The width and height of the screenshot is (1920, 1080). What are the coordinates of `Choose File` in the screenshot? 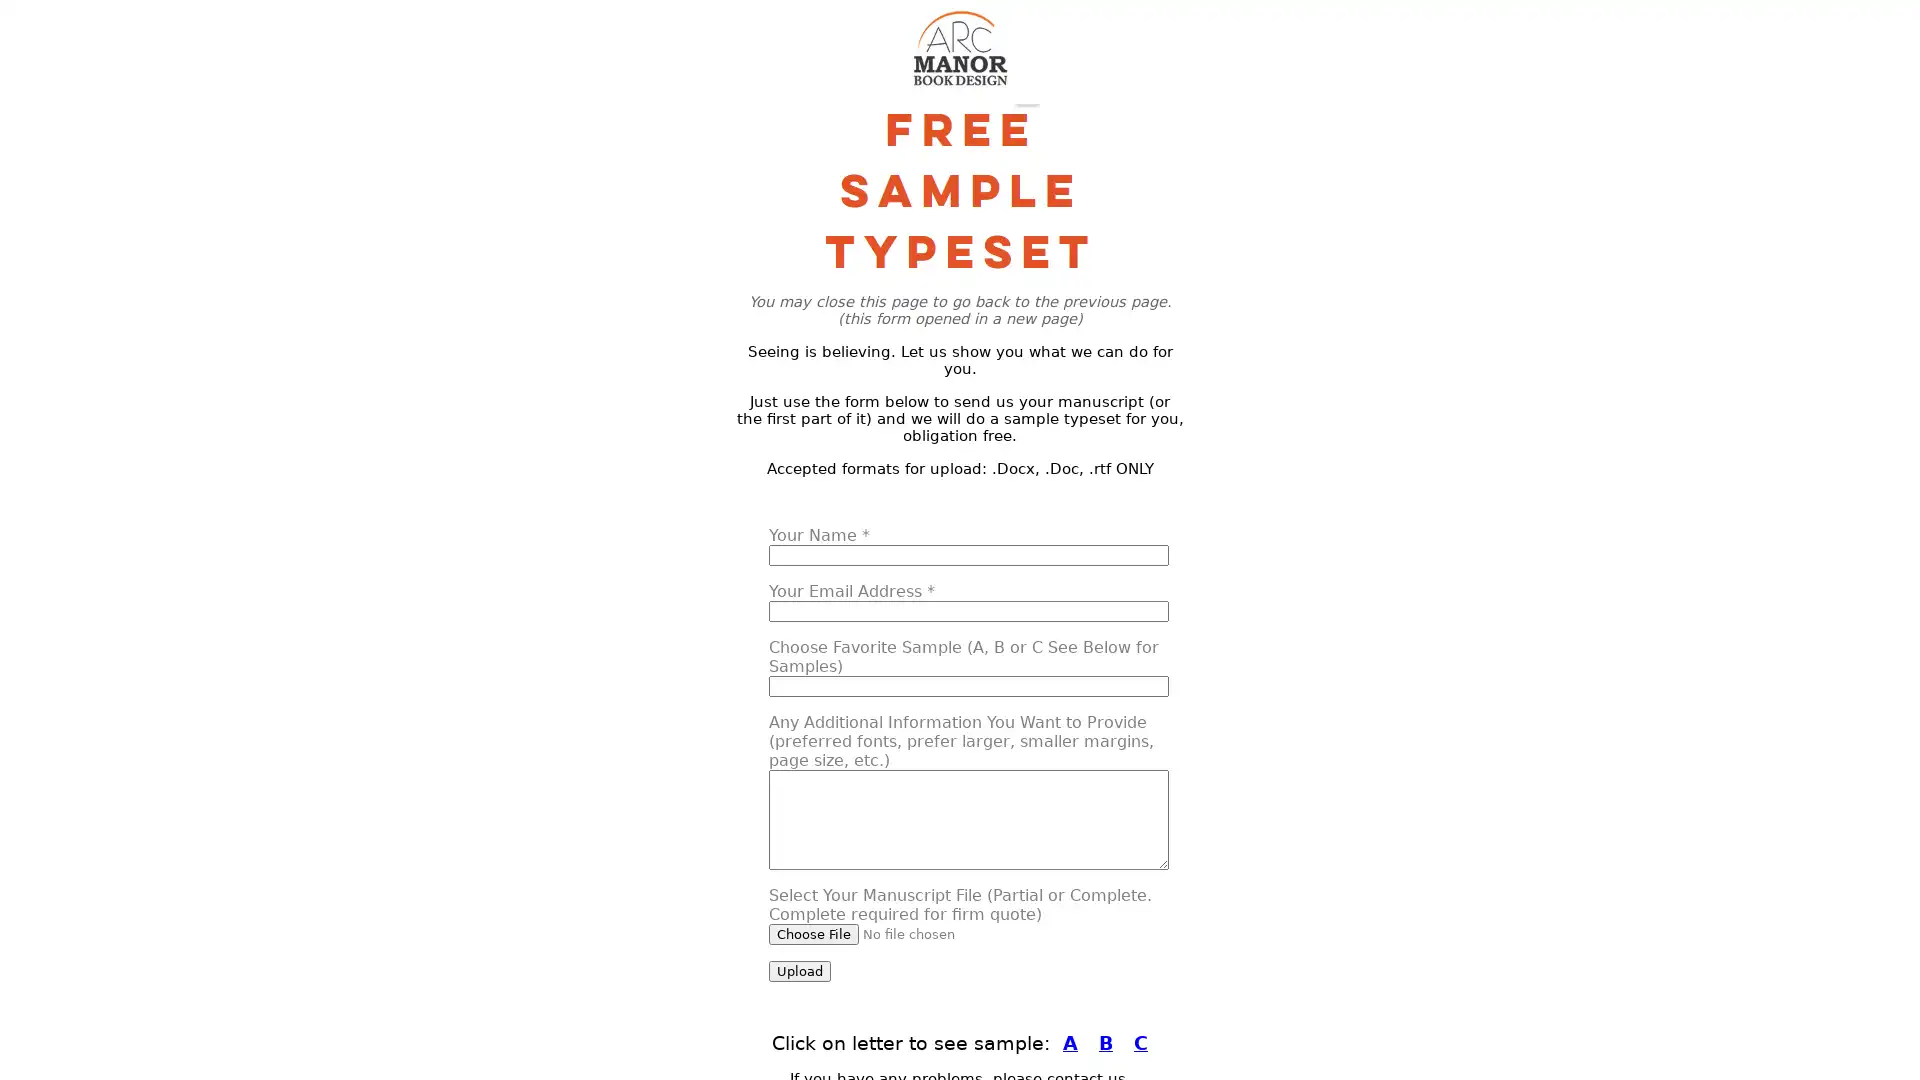 It's located at (814, 934).